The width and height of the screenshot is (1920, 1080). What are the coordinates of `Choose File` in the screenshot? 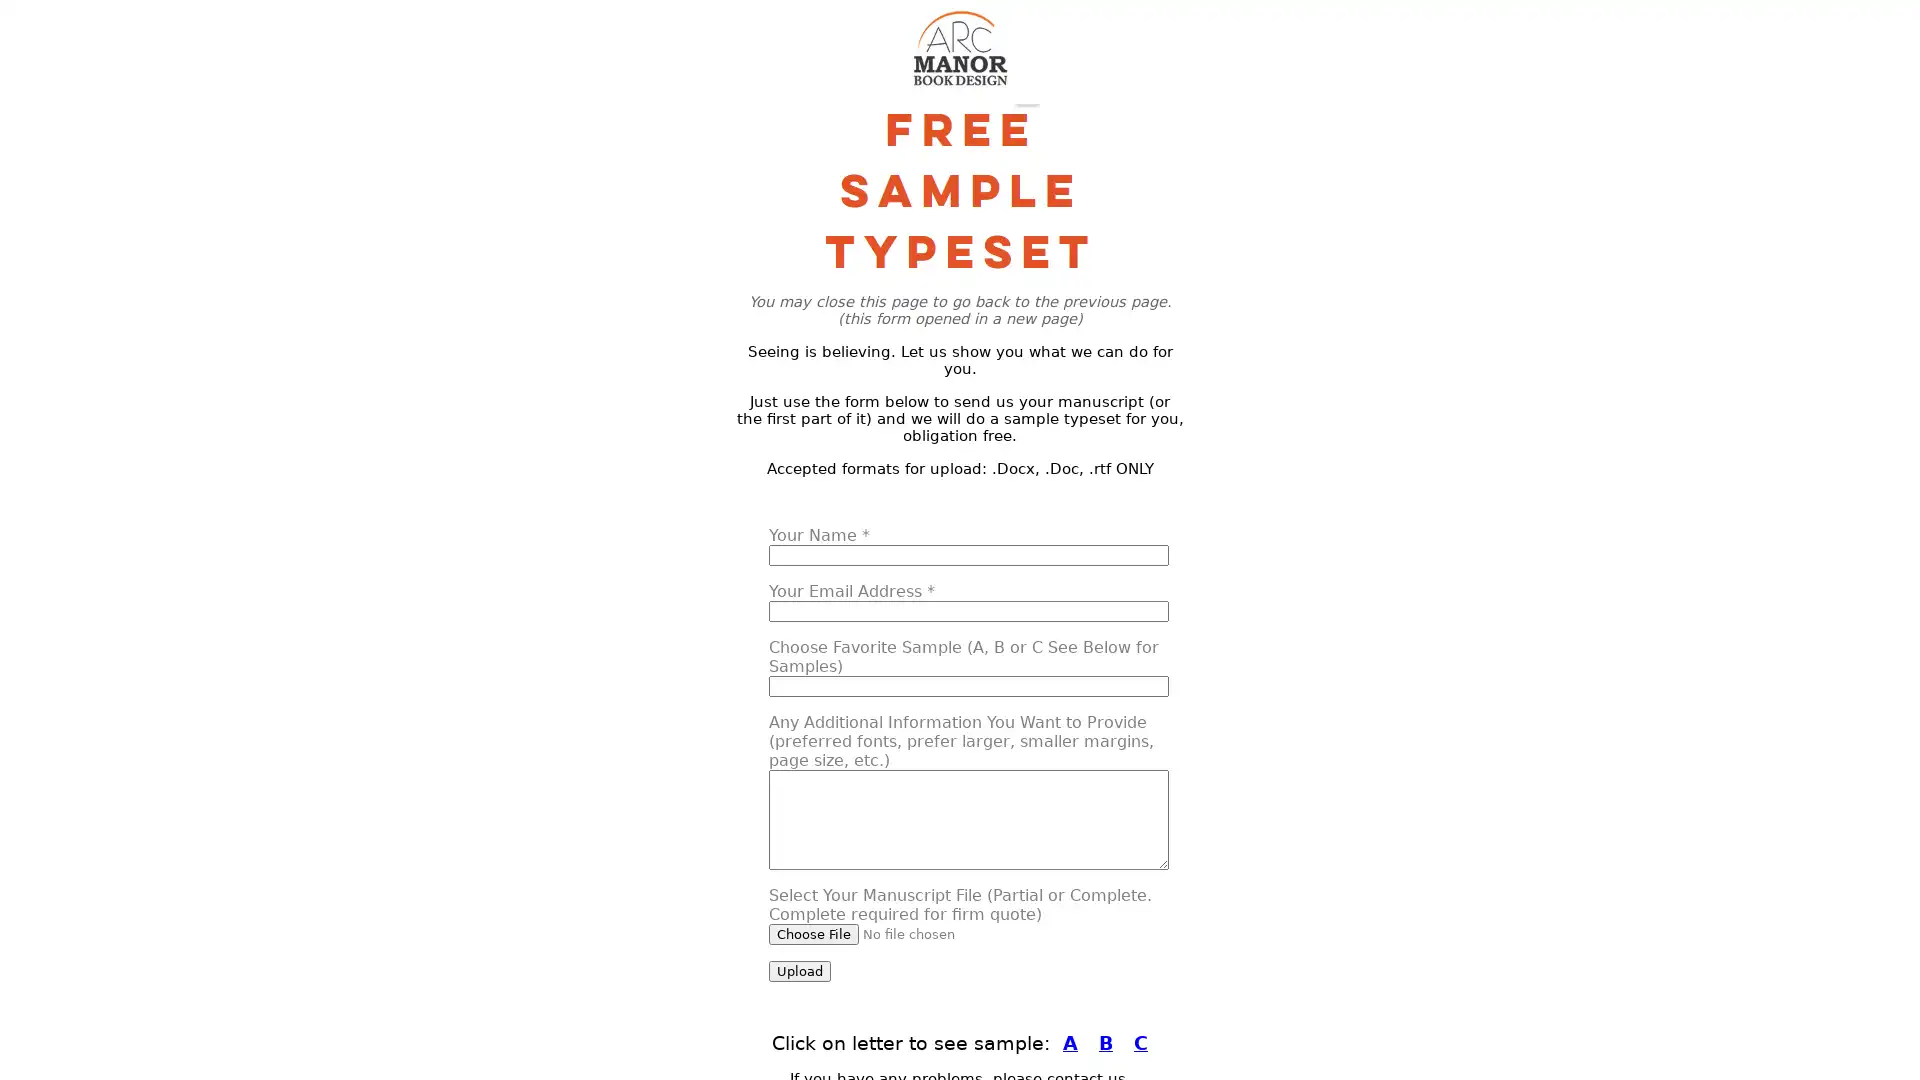 It's located at (814, 934).